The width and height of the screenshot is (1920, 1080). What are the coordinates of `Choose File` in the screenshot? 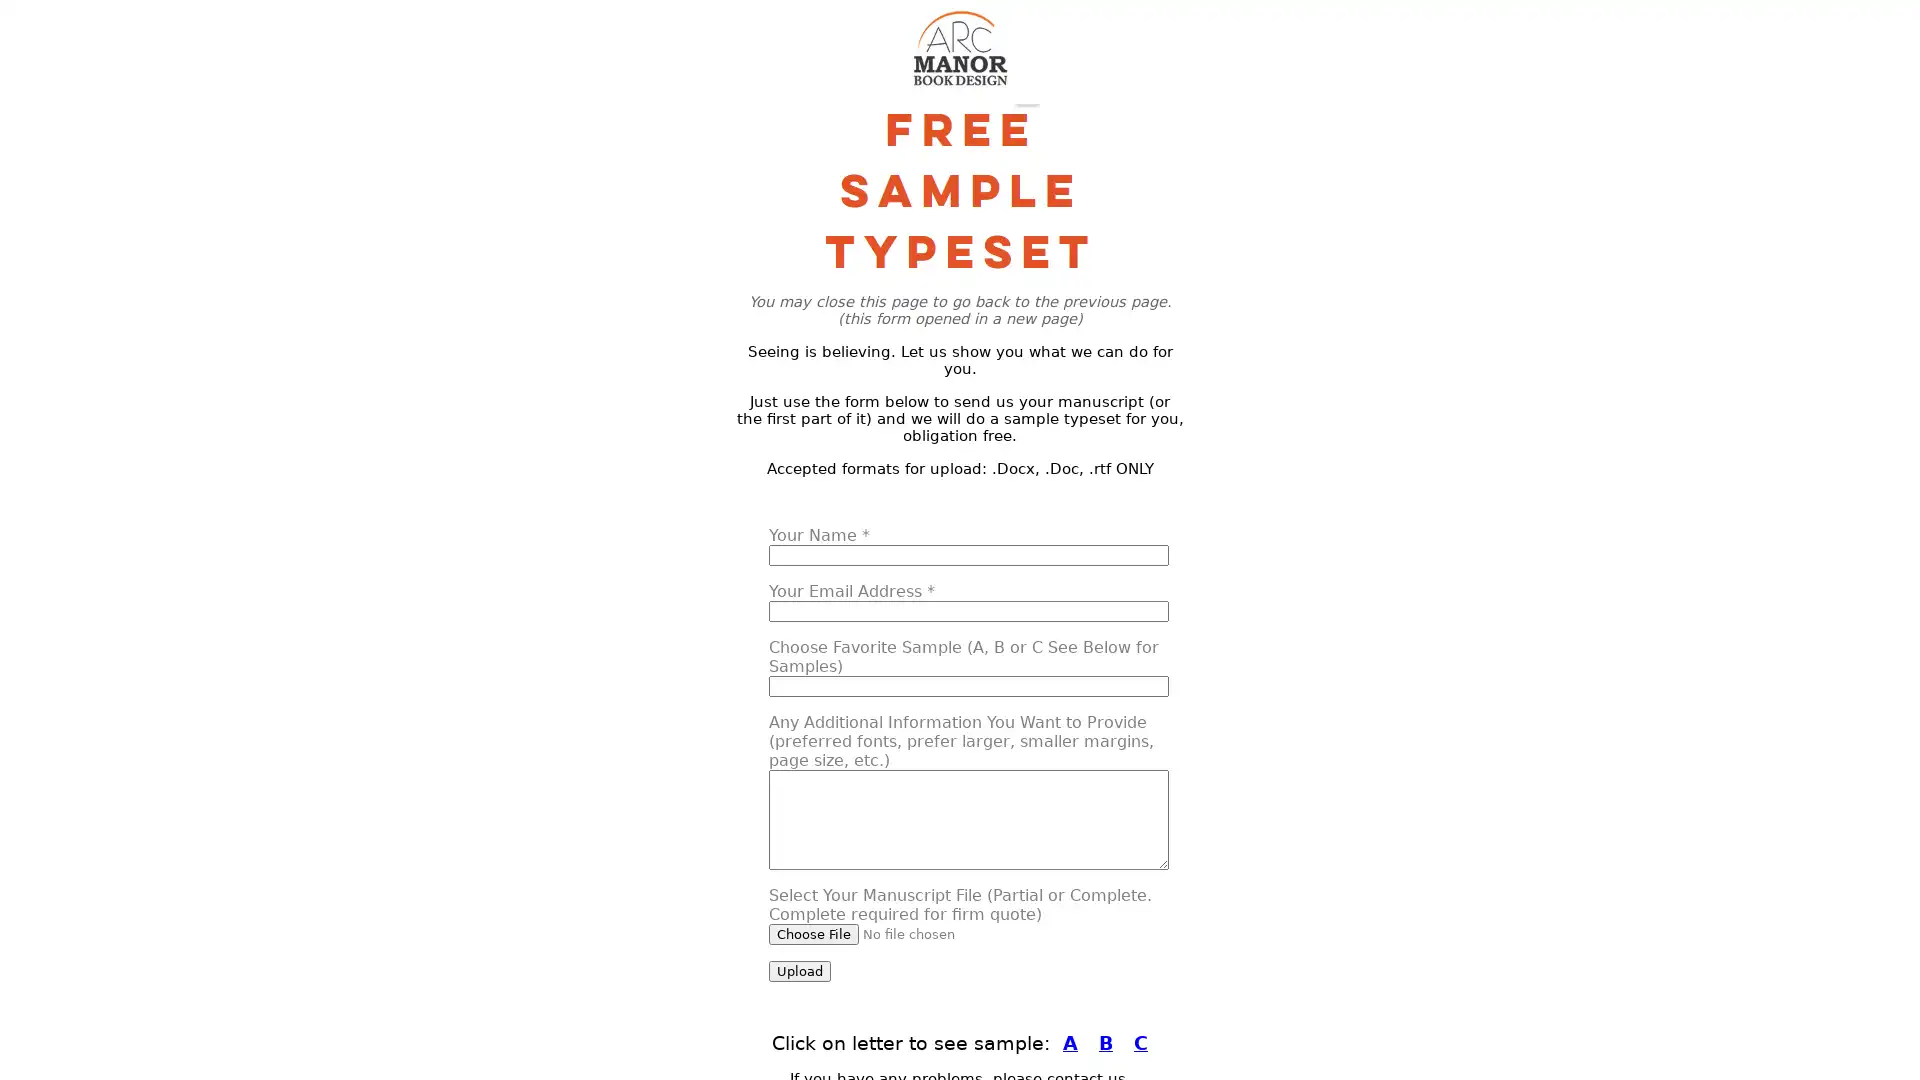 It's located at (814, 934).